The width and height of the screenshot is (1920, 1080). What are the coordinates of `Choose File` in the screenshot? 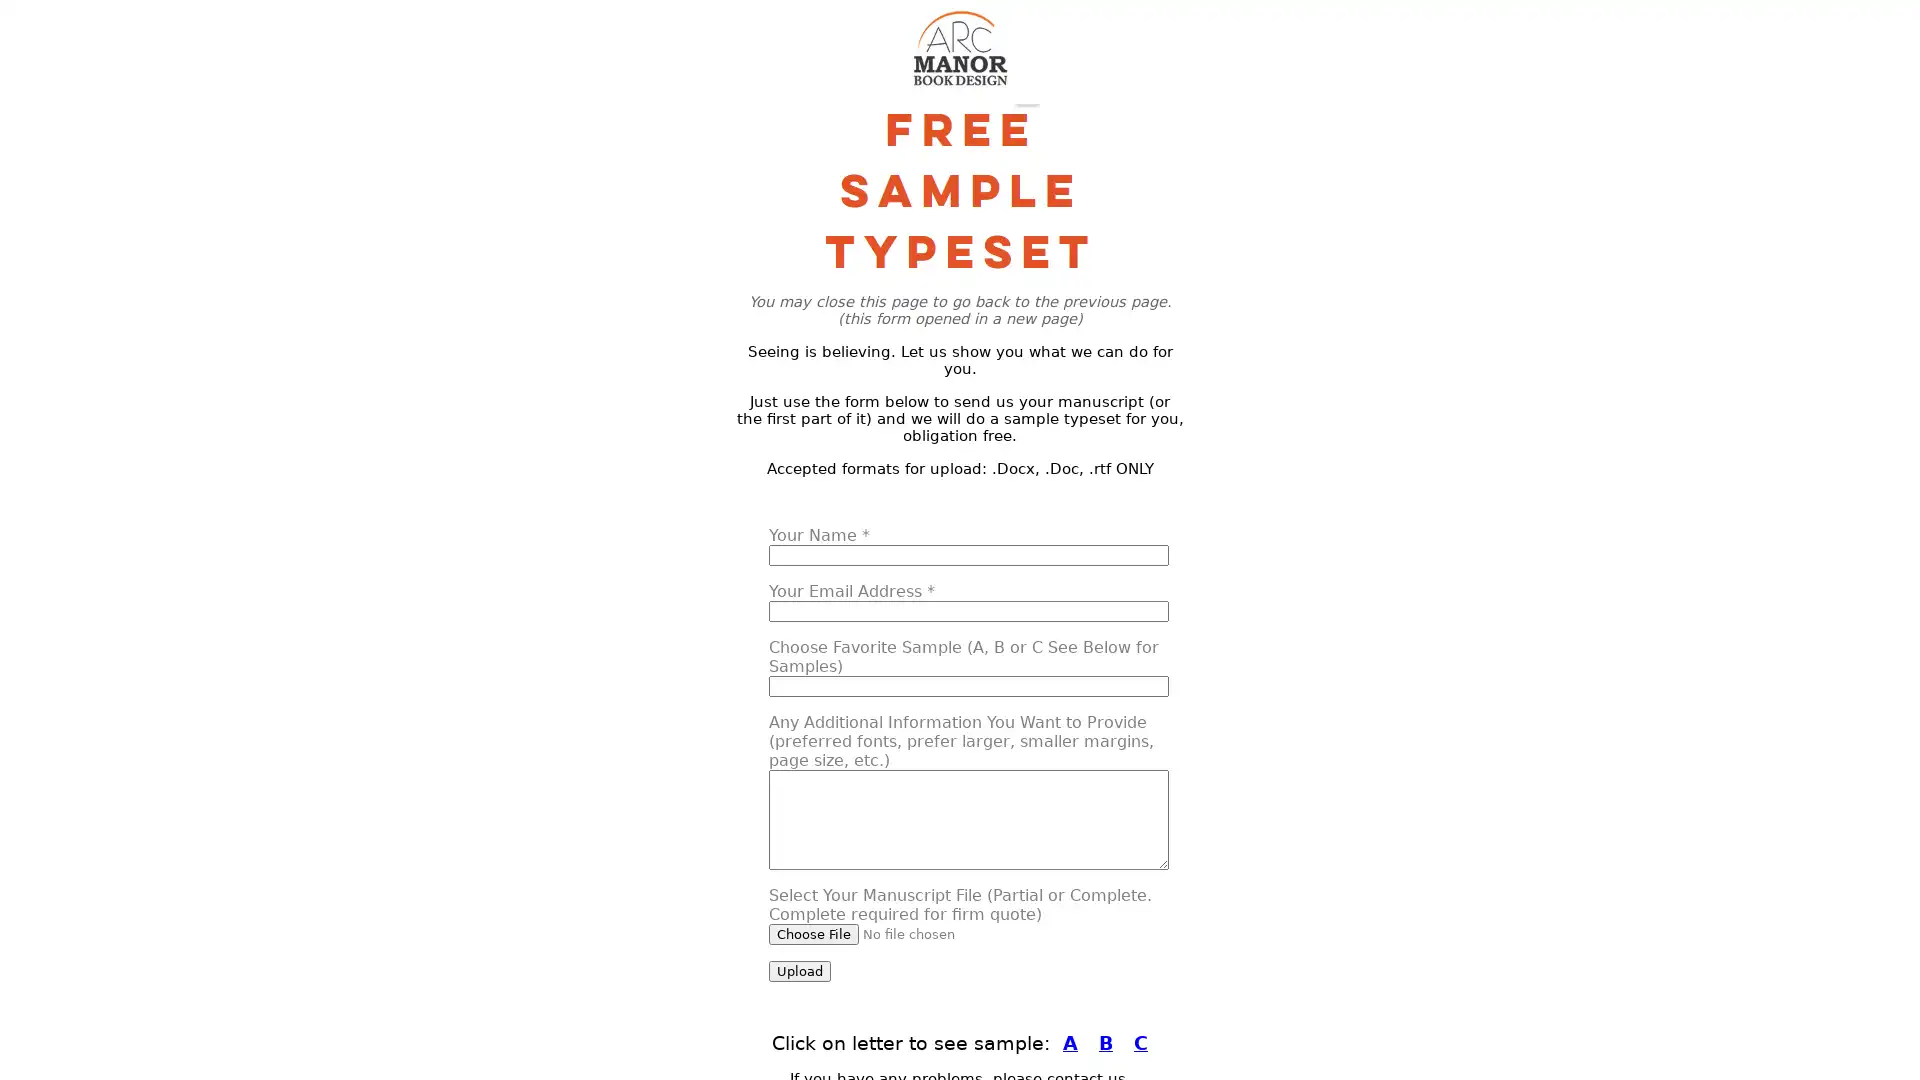 It's located at (814, 934).